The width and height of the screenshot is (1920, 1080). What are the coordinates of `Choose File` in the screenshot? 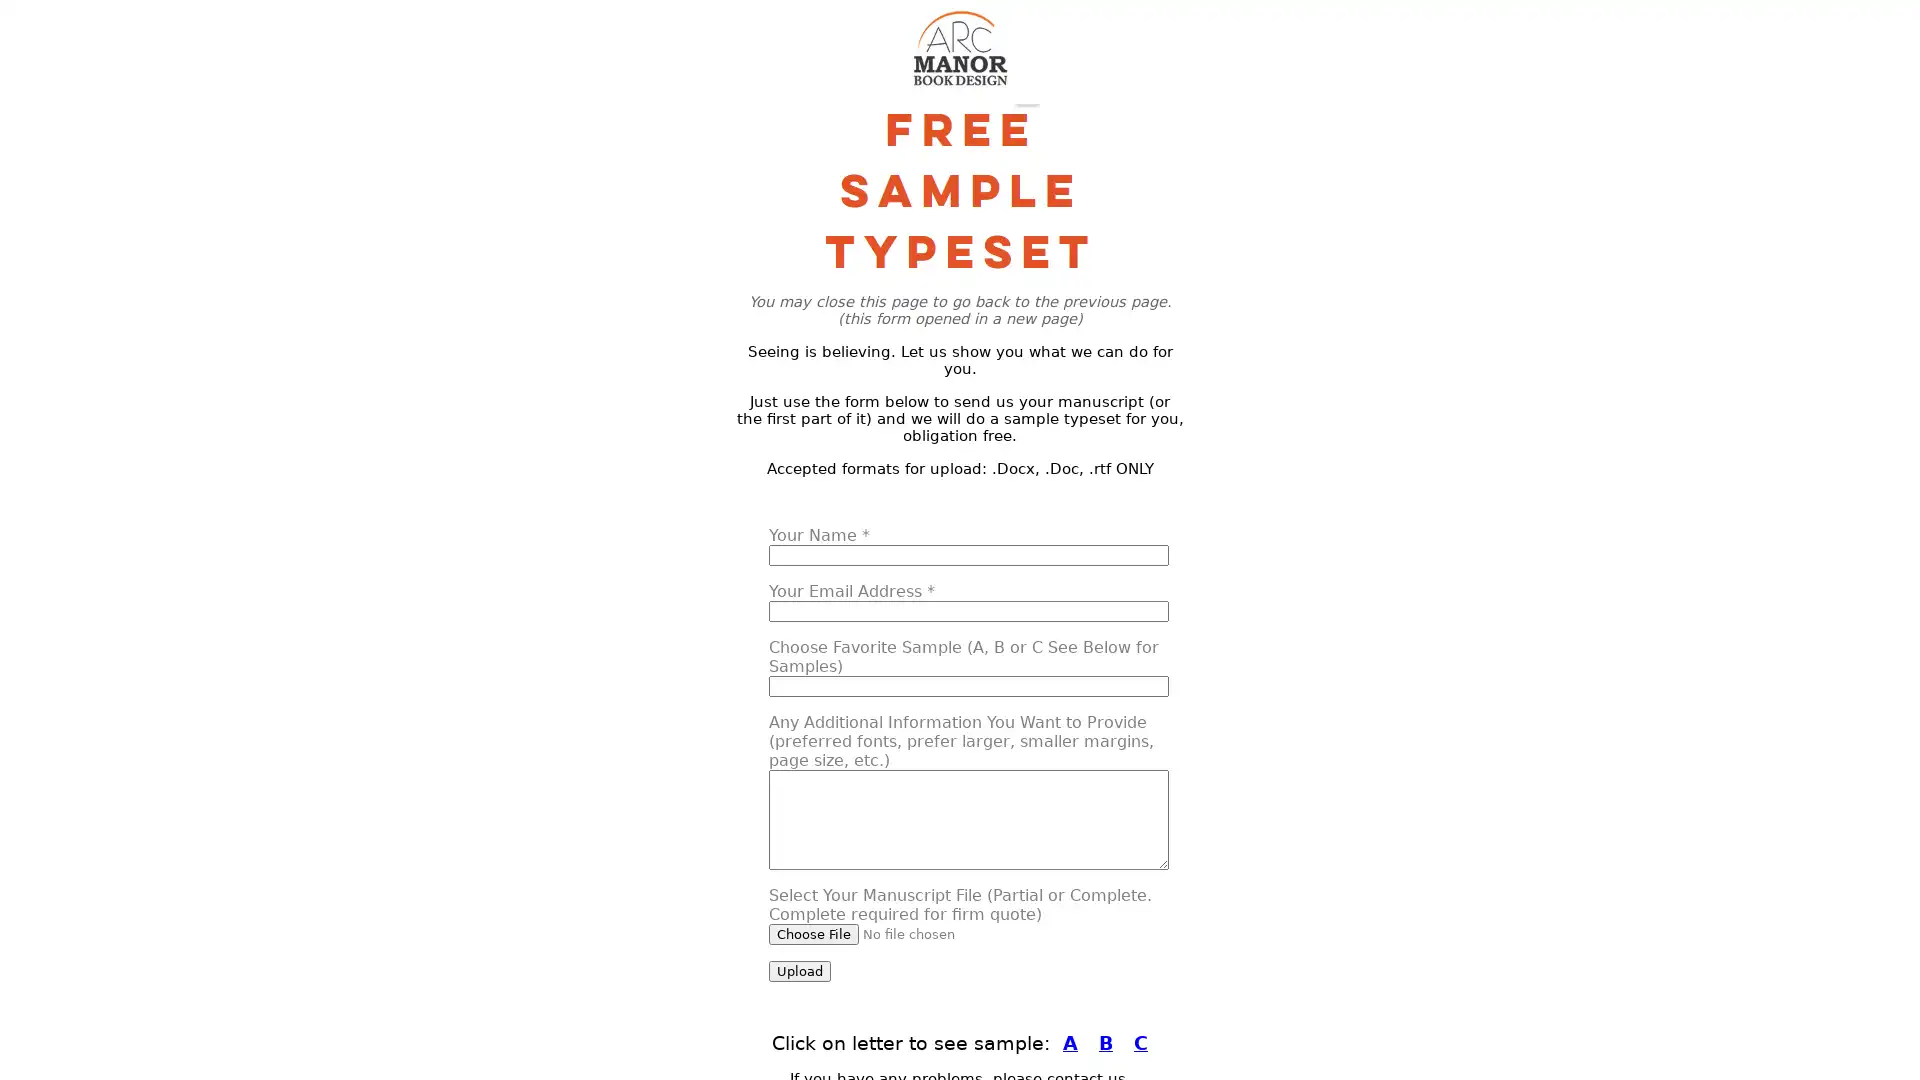 It's located at (814, 934).